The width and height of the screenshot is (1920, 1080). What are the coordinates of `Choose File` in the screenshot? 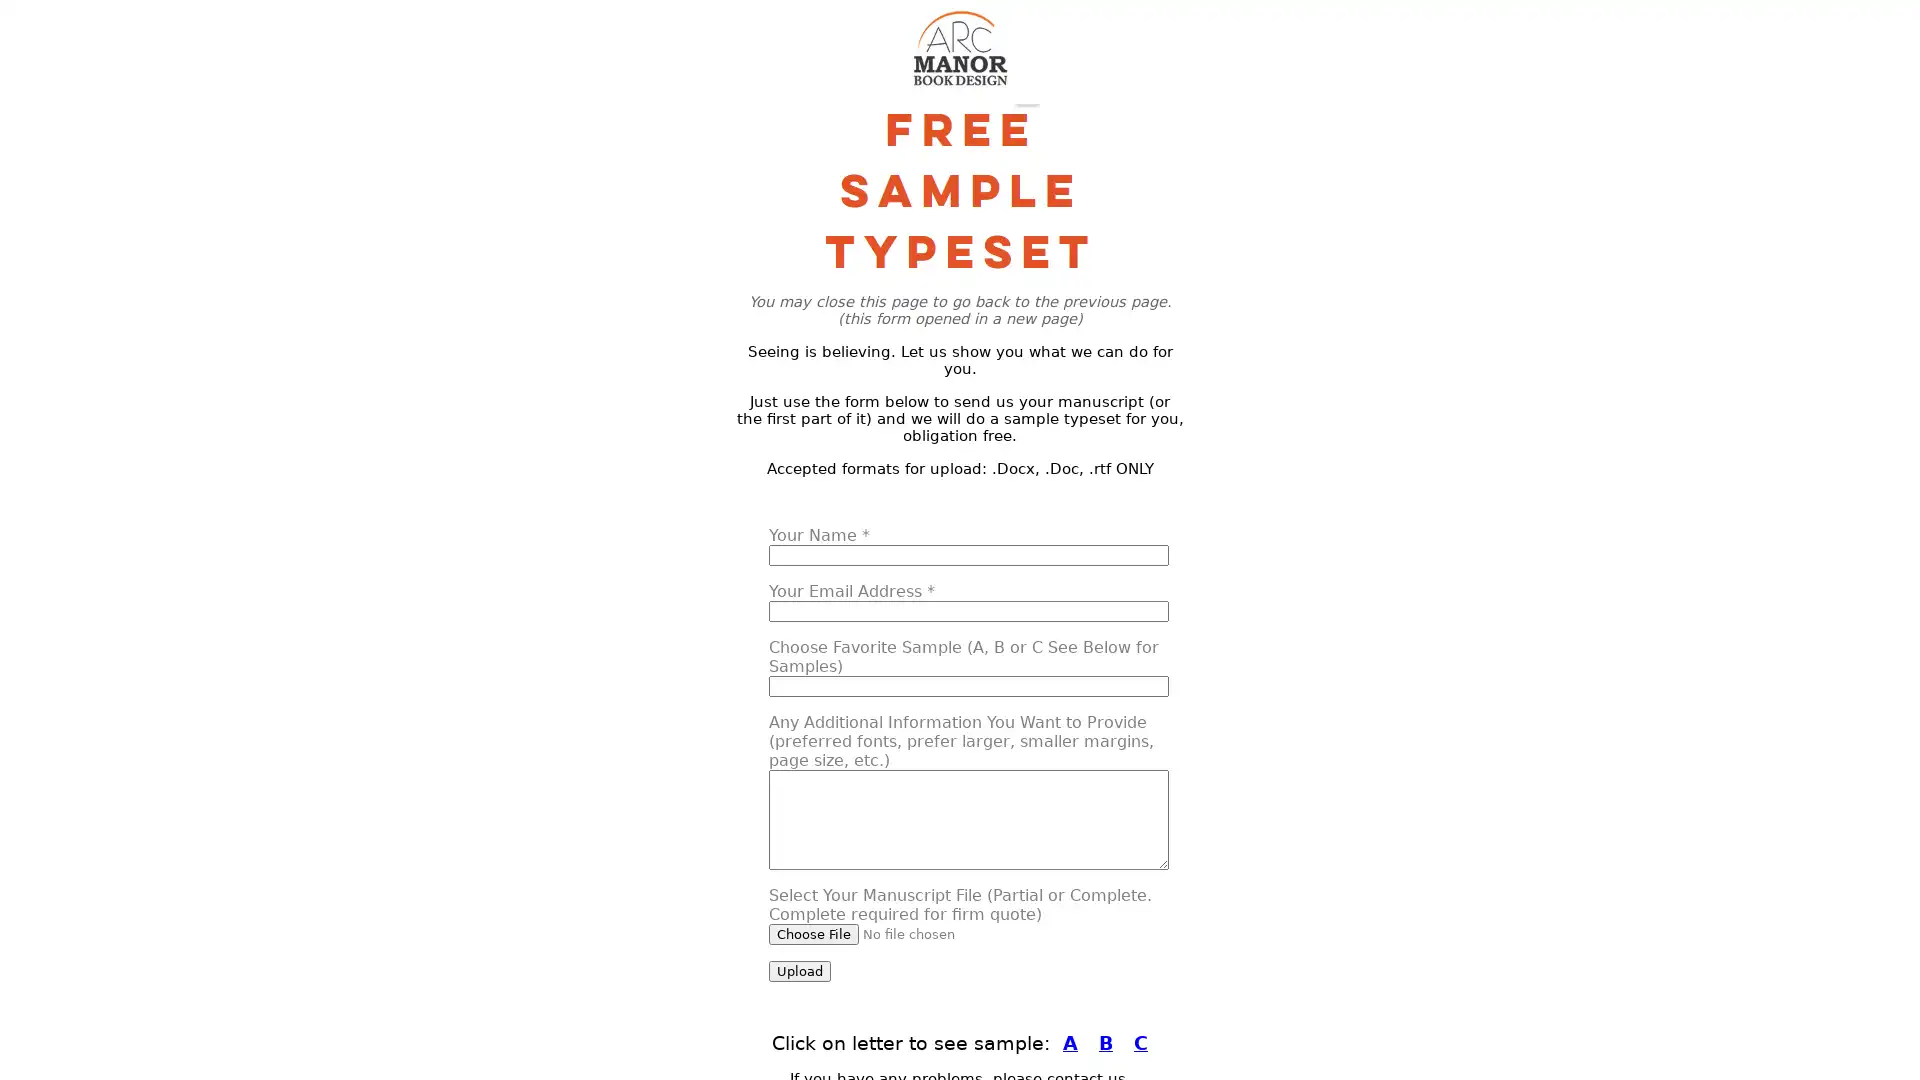 It's located at (814, 934).